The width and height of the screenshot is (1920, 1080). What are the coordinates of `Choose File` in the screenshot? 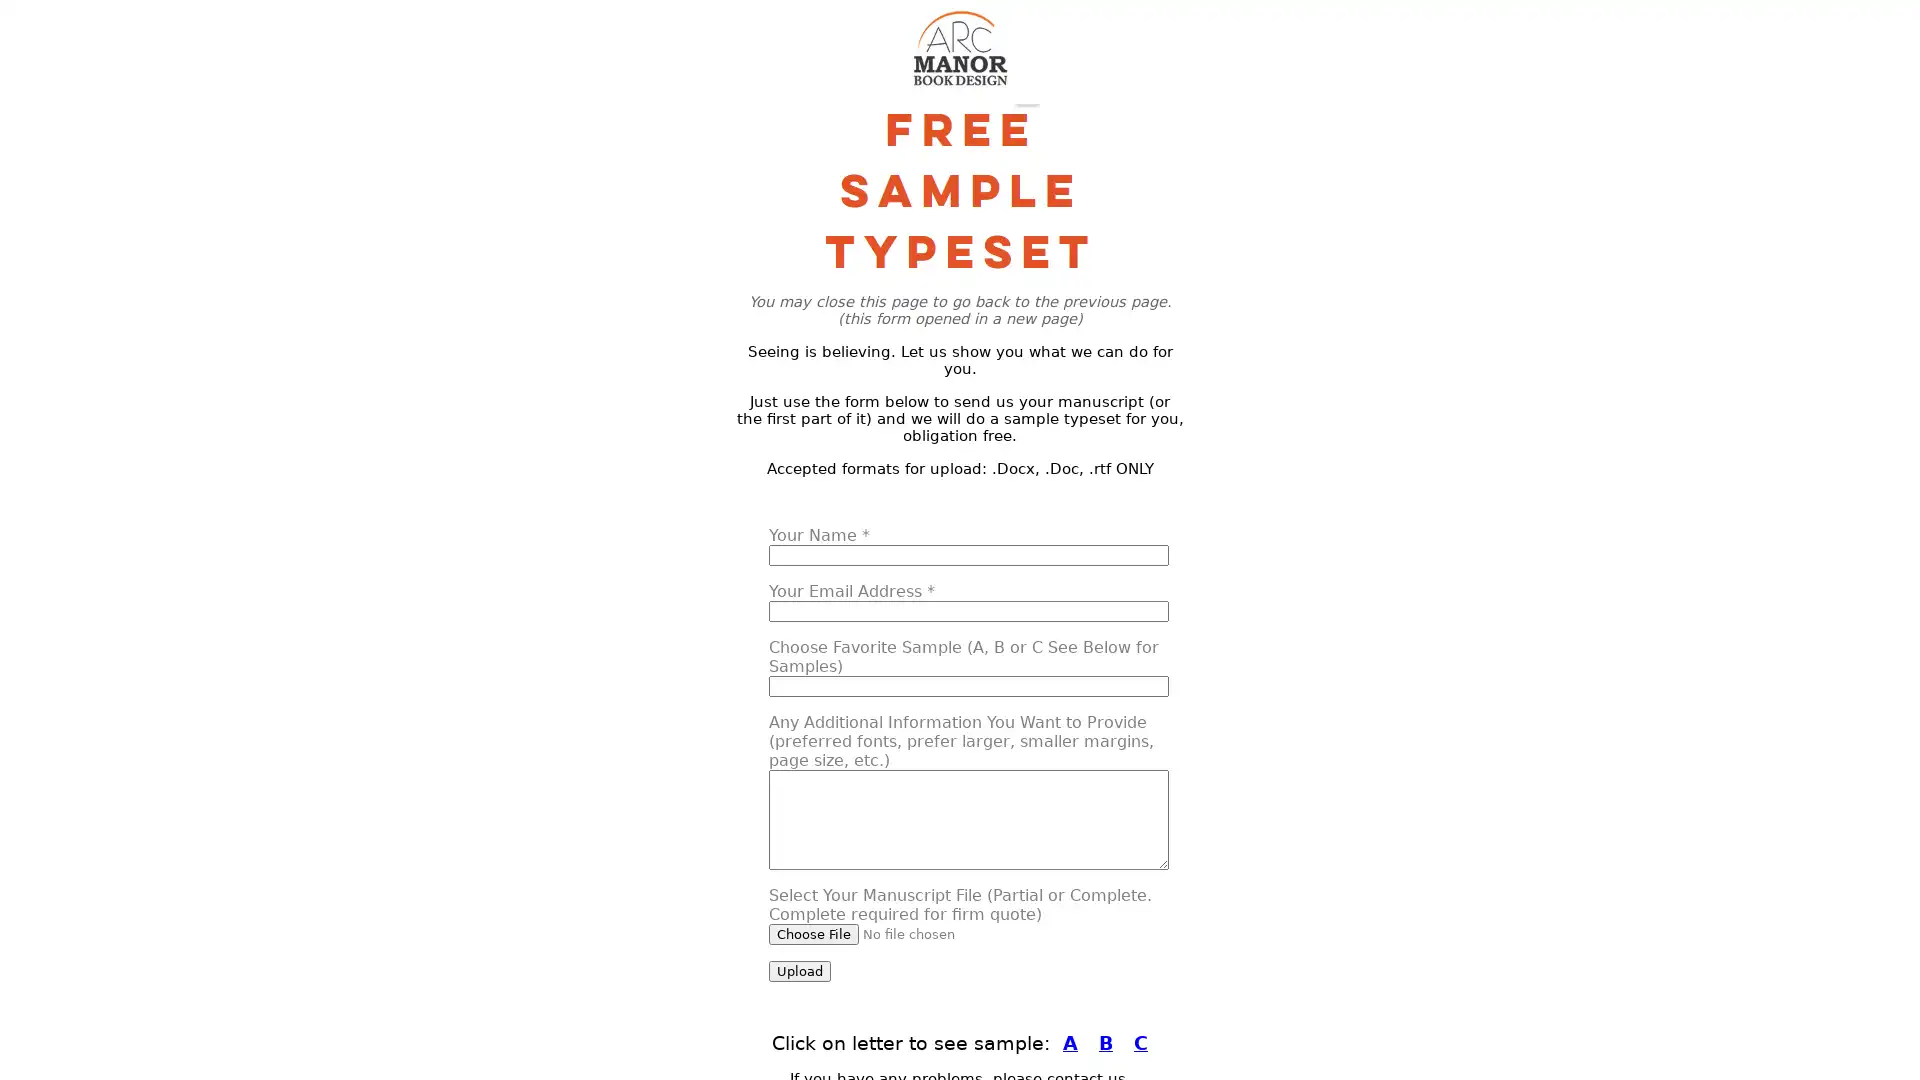 It's located at (814, 934).